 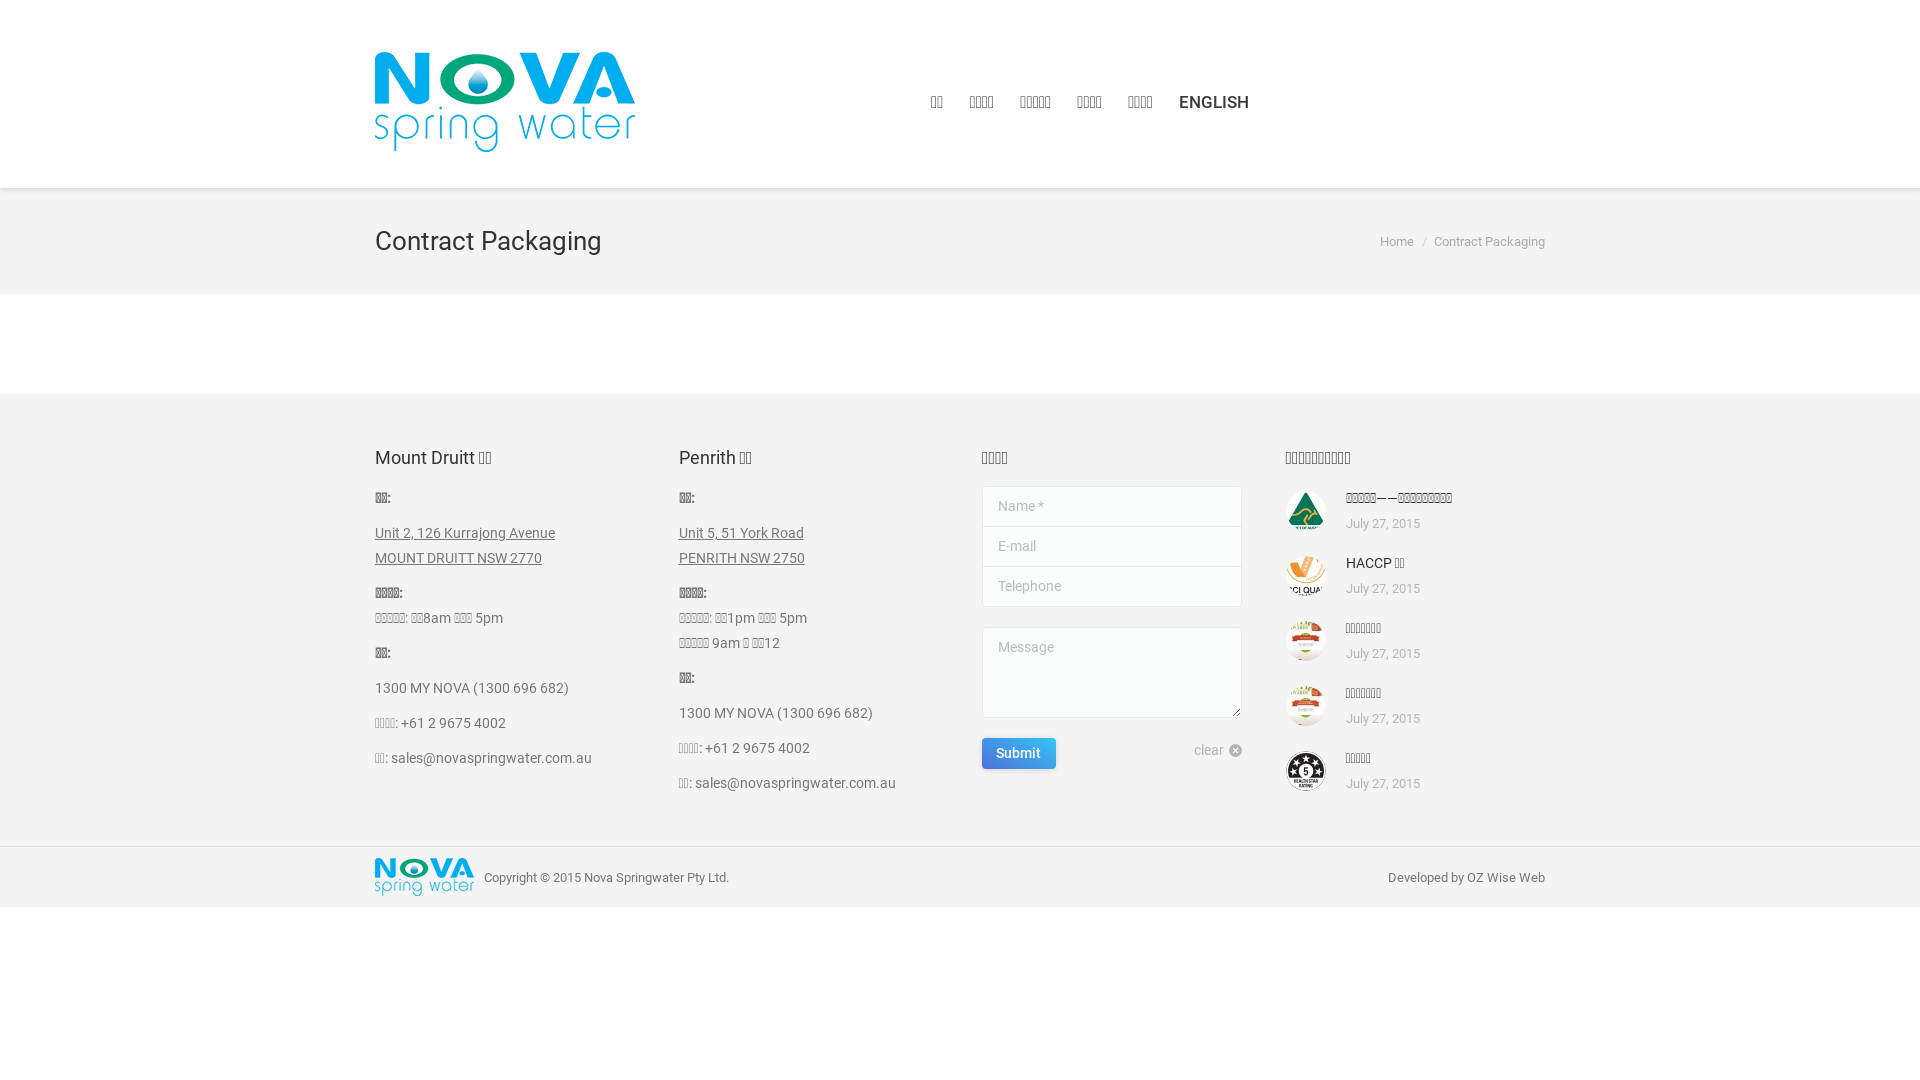 What do you see at coordinates (464, 531) in the screenshot?
I see `'Unit 2, 126 Kurrajong Avenue'` at bounding box center [464, 531].